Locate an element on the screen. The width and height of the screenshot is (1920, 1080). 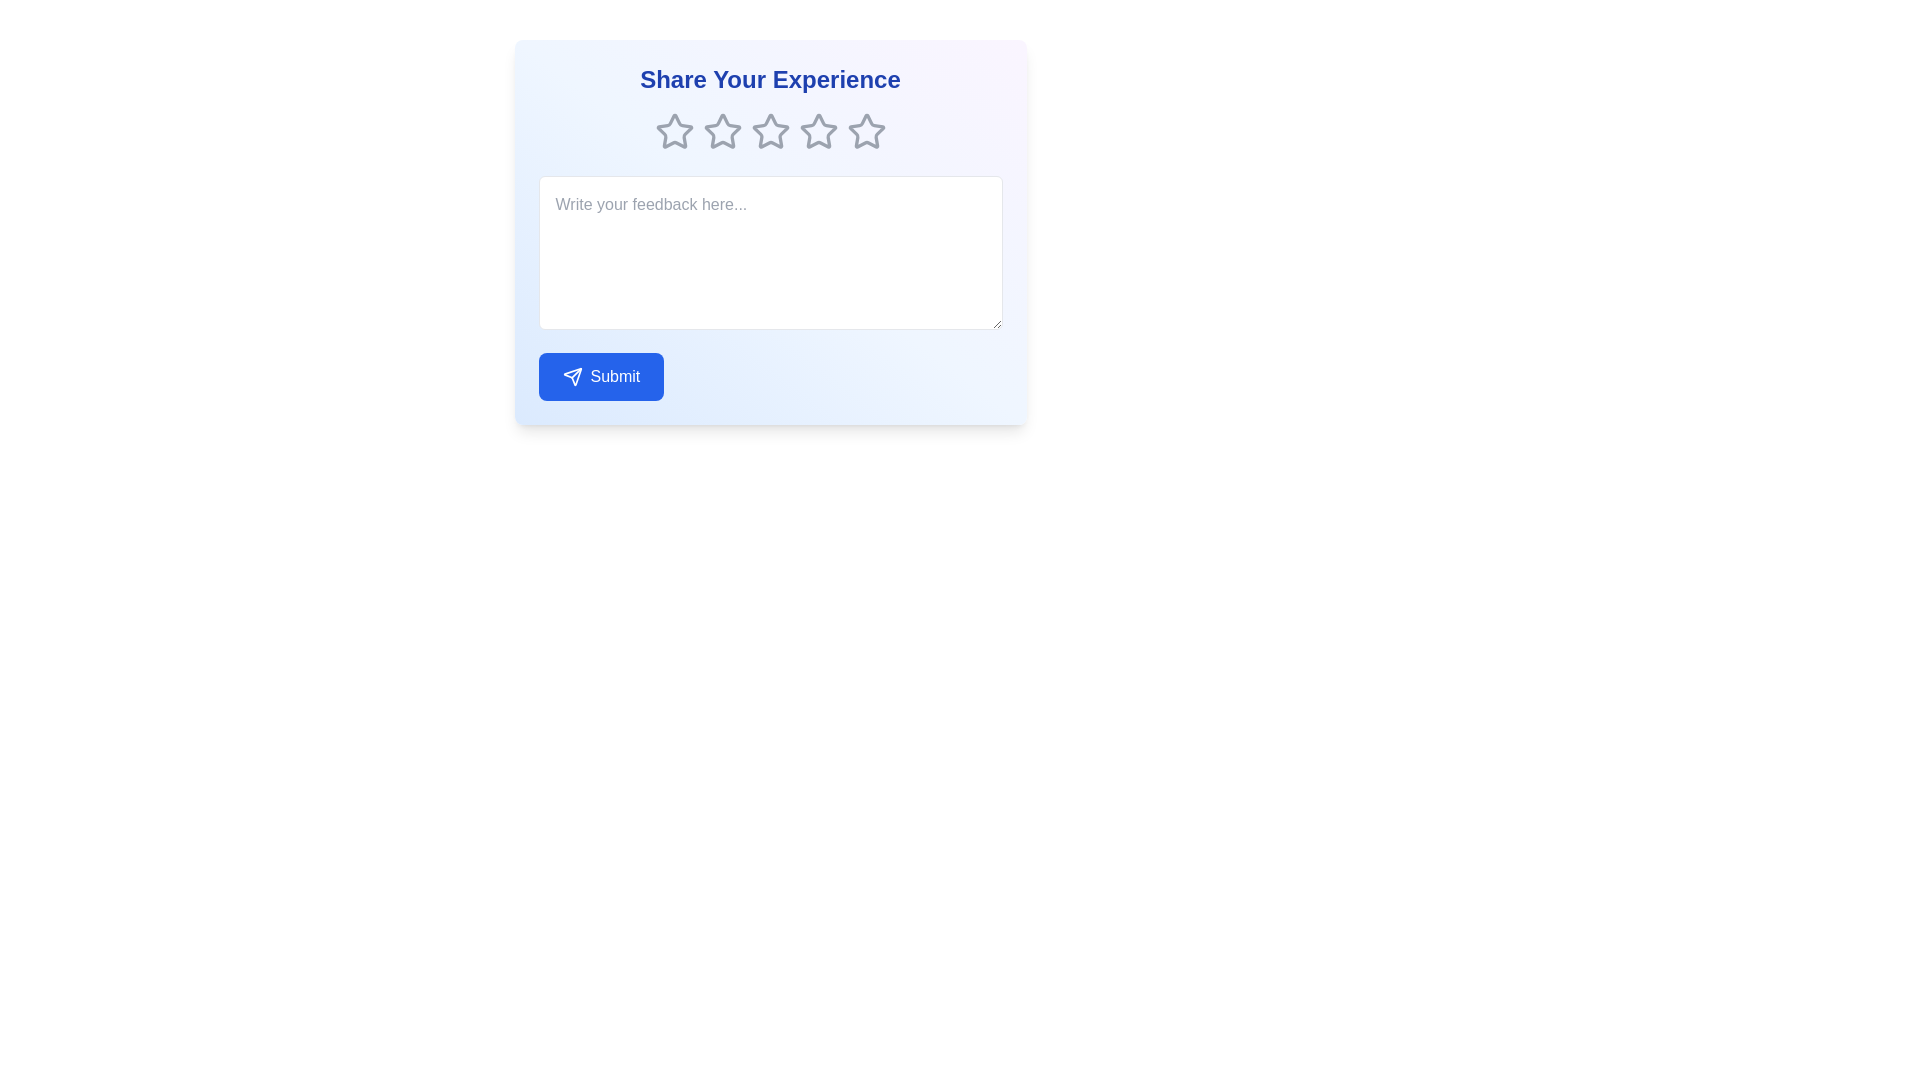
submit button to submit the feedback form is located at coordinates (600, 377).